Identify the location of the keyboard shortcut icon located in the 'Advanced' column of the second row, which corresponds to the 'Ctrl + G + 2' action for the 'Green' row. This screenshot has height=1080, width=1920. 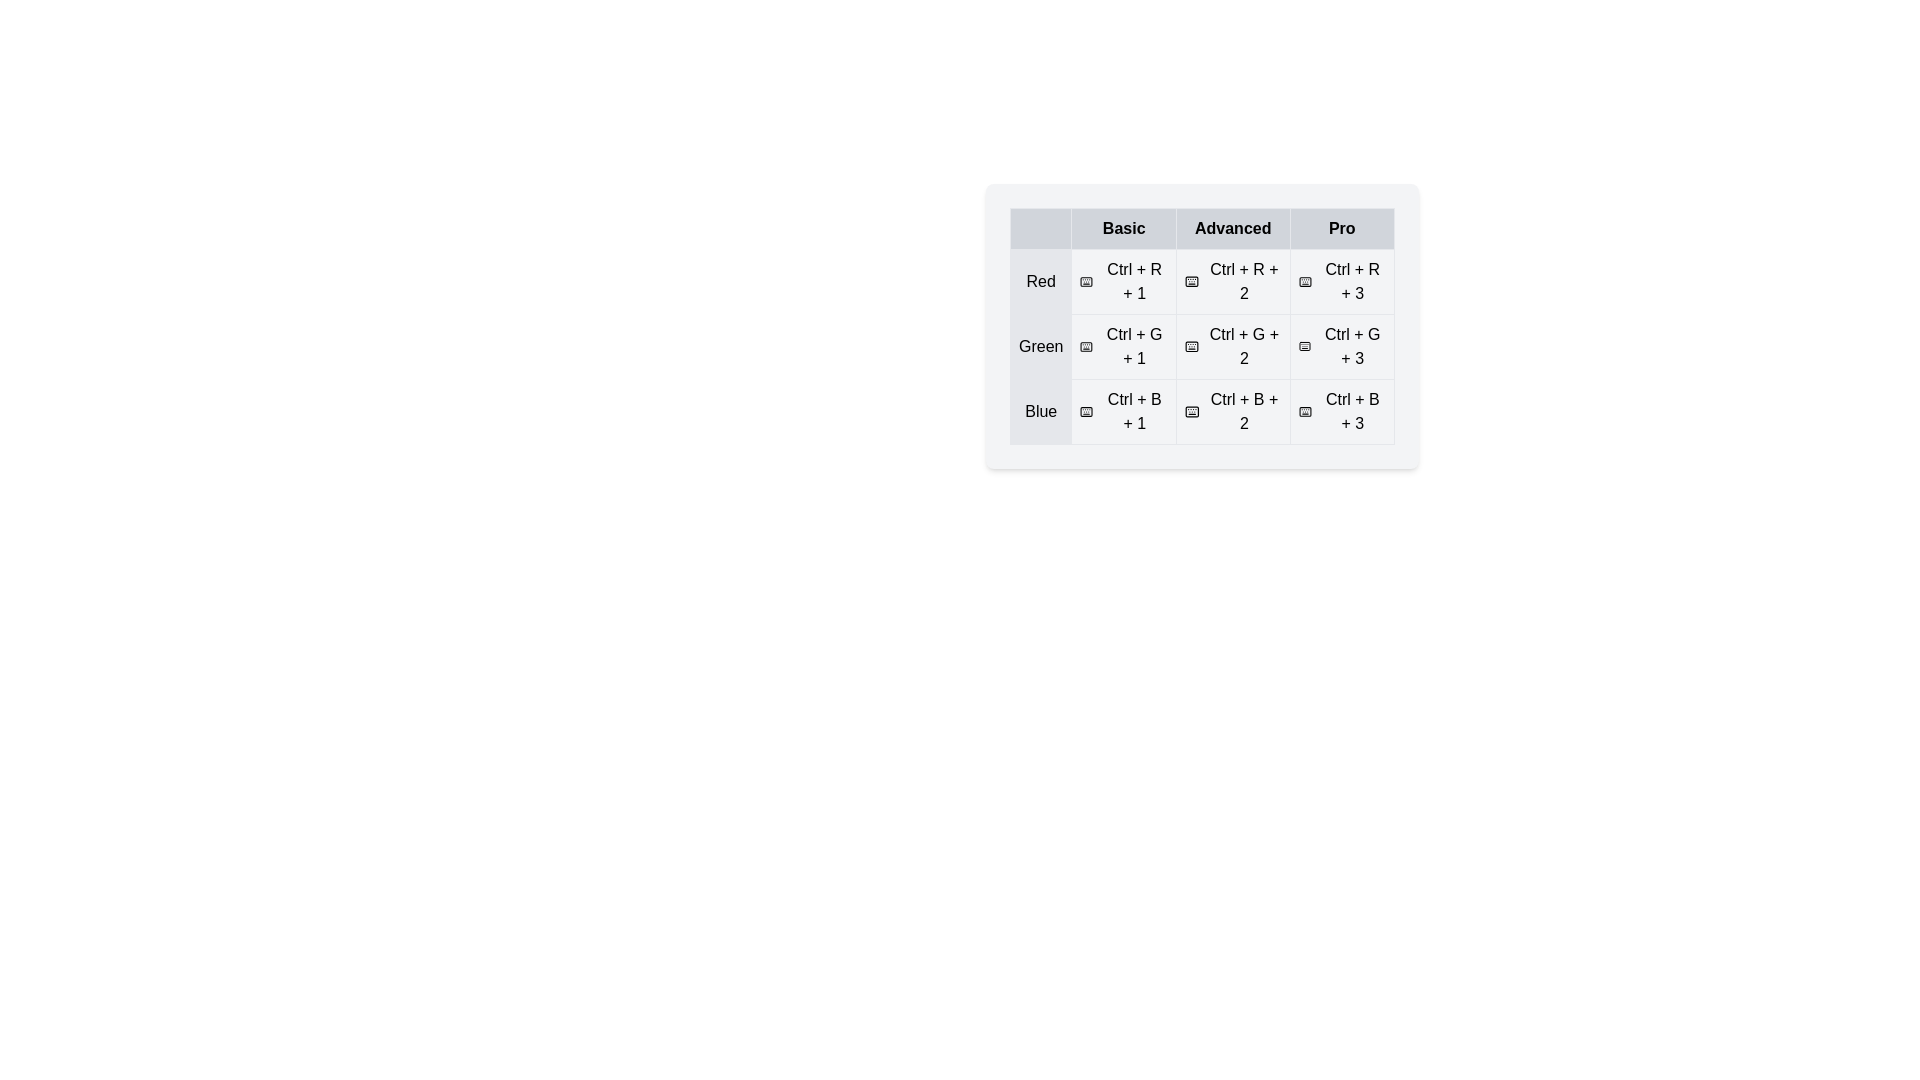
(1192, 346).